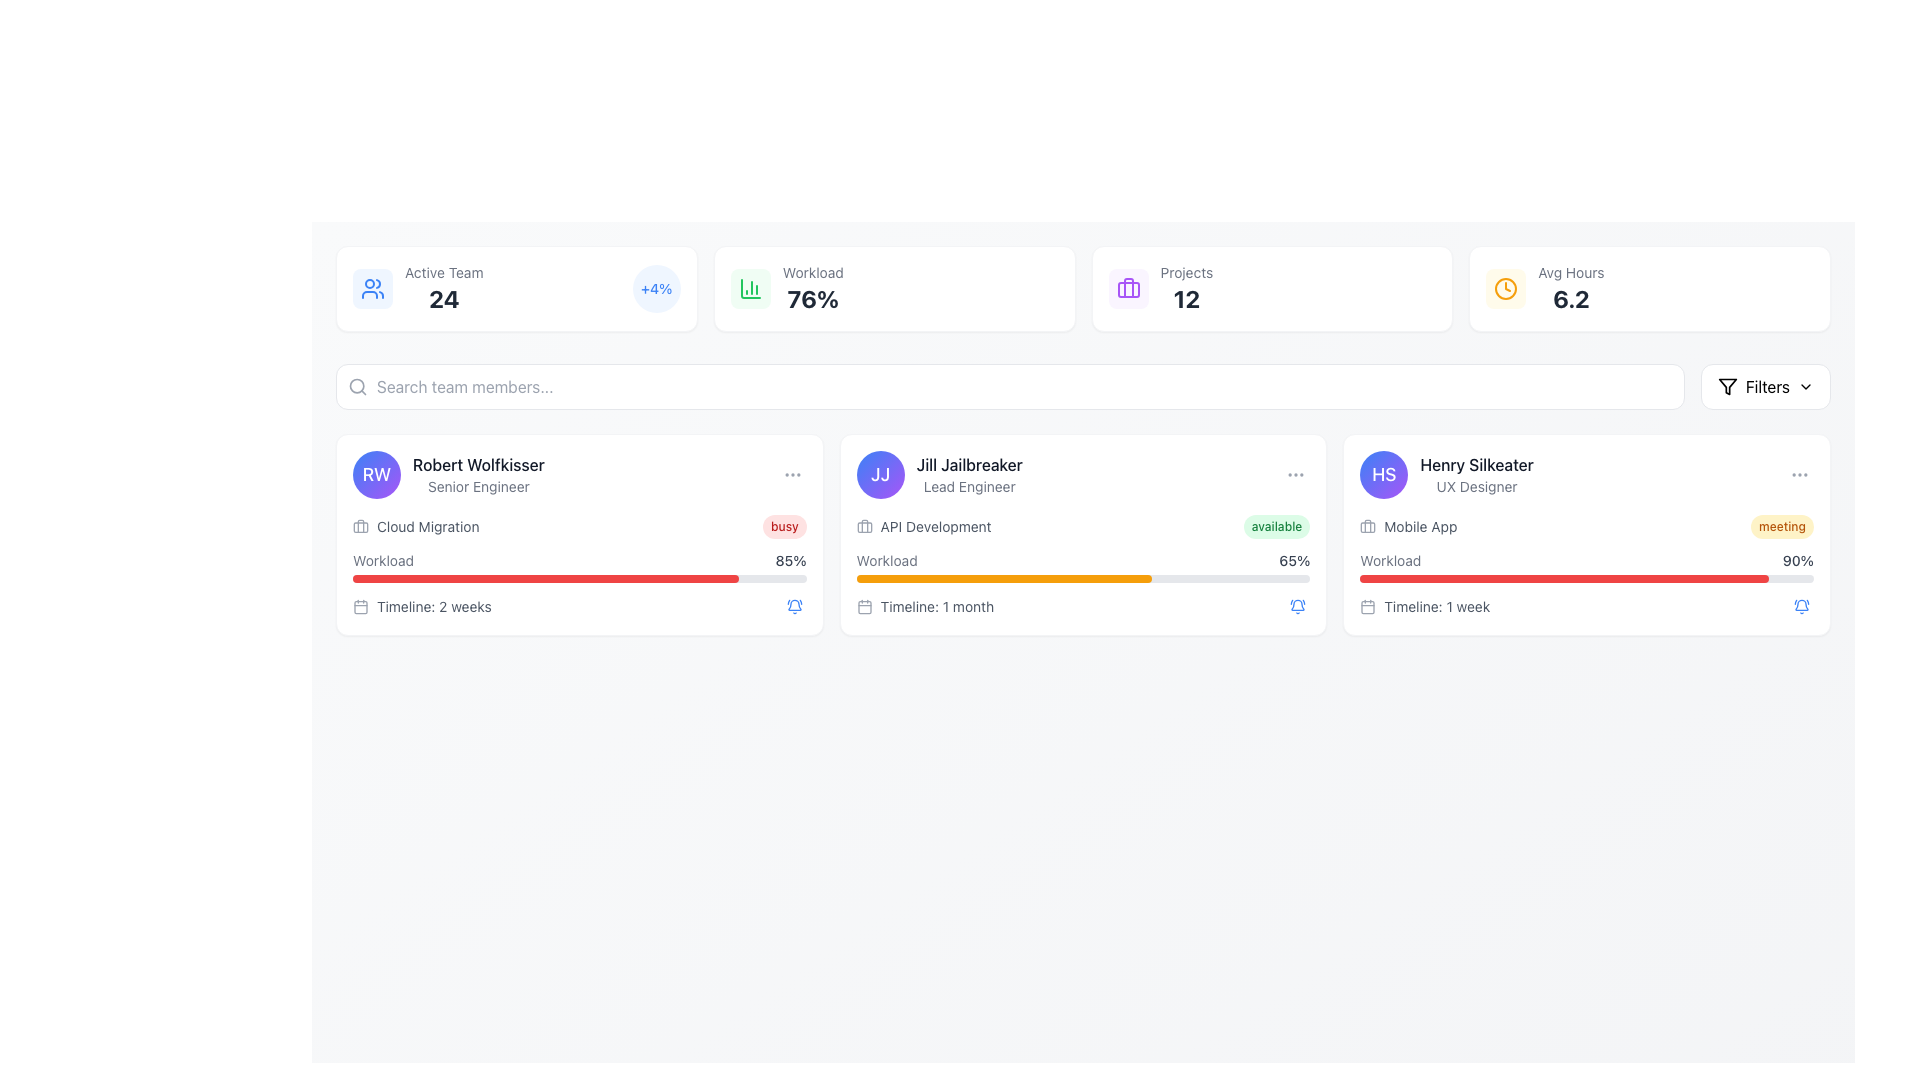 The image size is (1920, 1080). Describe the element at coordinates (415, 526) in the screenshot. I see `the 'Cloud Migration' label component element, which includes a briefcase icon and is styled in gray, located within the first user profile card` at that location.